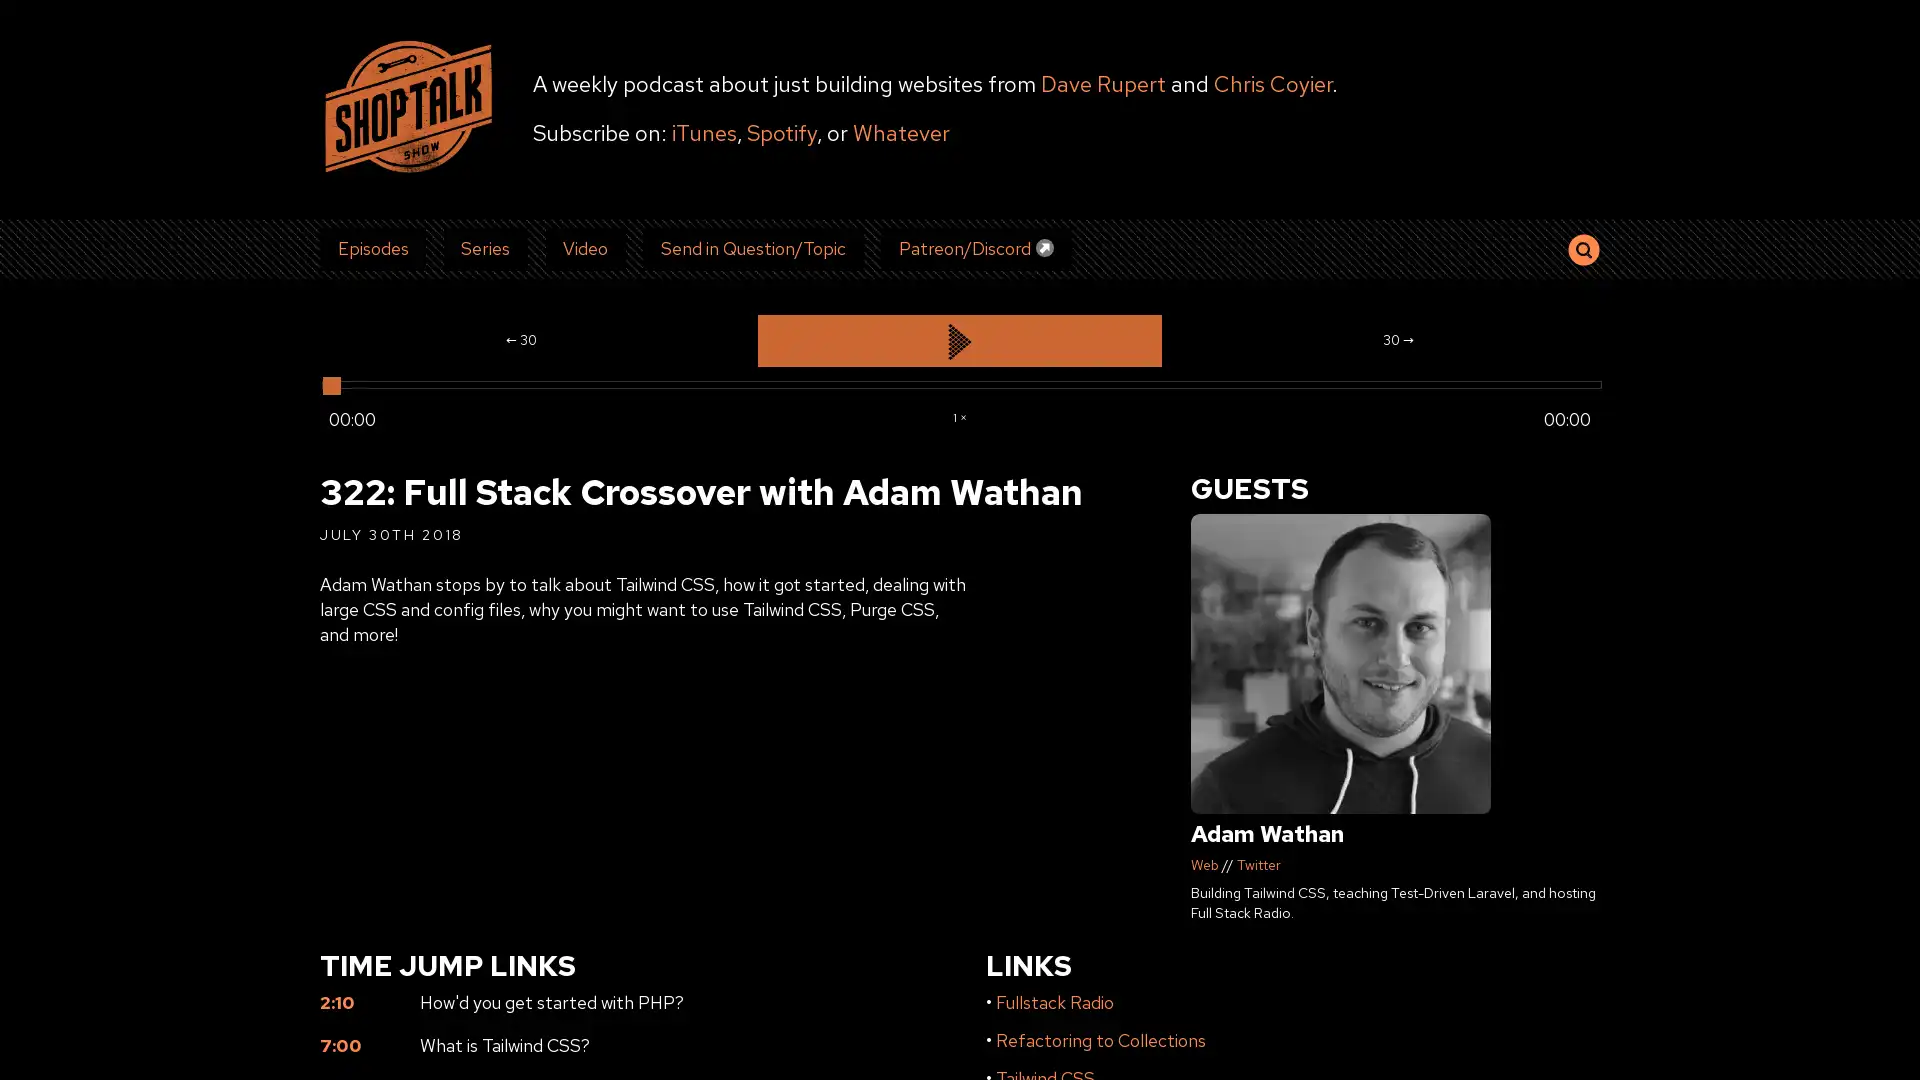 This screenshot has height=1080, width=1920. Describe the element at coordinates (1396, 339) in the screenshot. I see `Fast Forward 30 seconds` at that location.